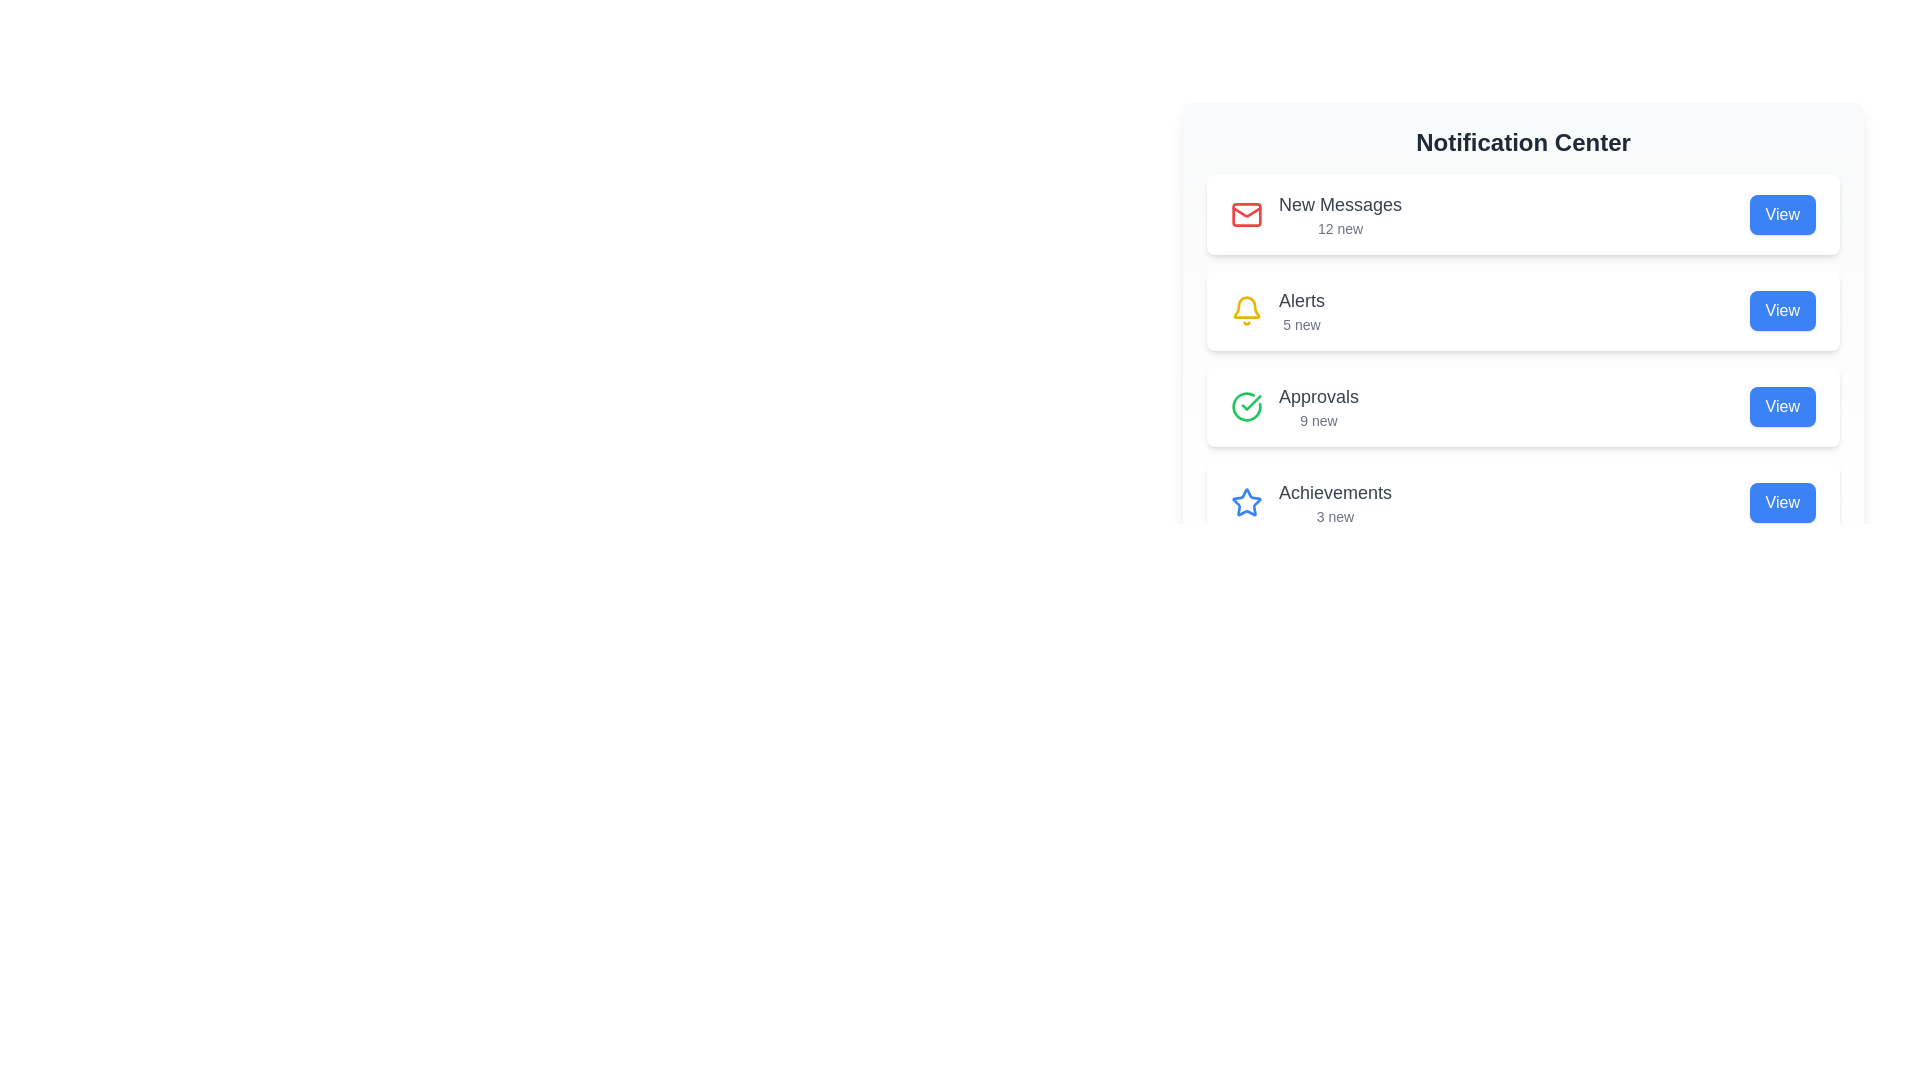  What do you see at coordinates (1311, 501) in the screenshot?
I see `the Notification summary element that shows 'Achievements' with 3 new items, positioned before the 'View' button` at bounding box center [1311, 501].